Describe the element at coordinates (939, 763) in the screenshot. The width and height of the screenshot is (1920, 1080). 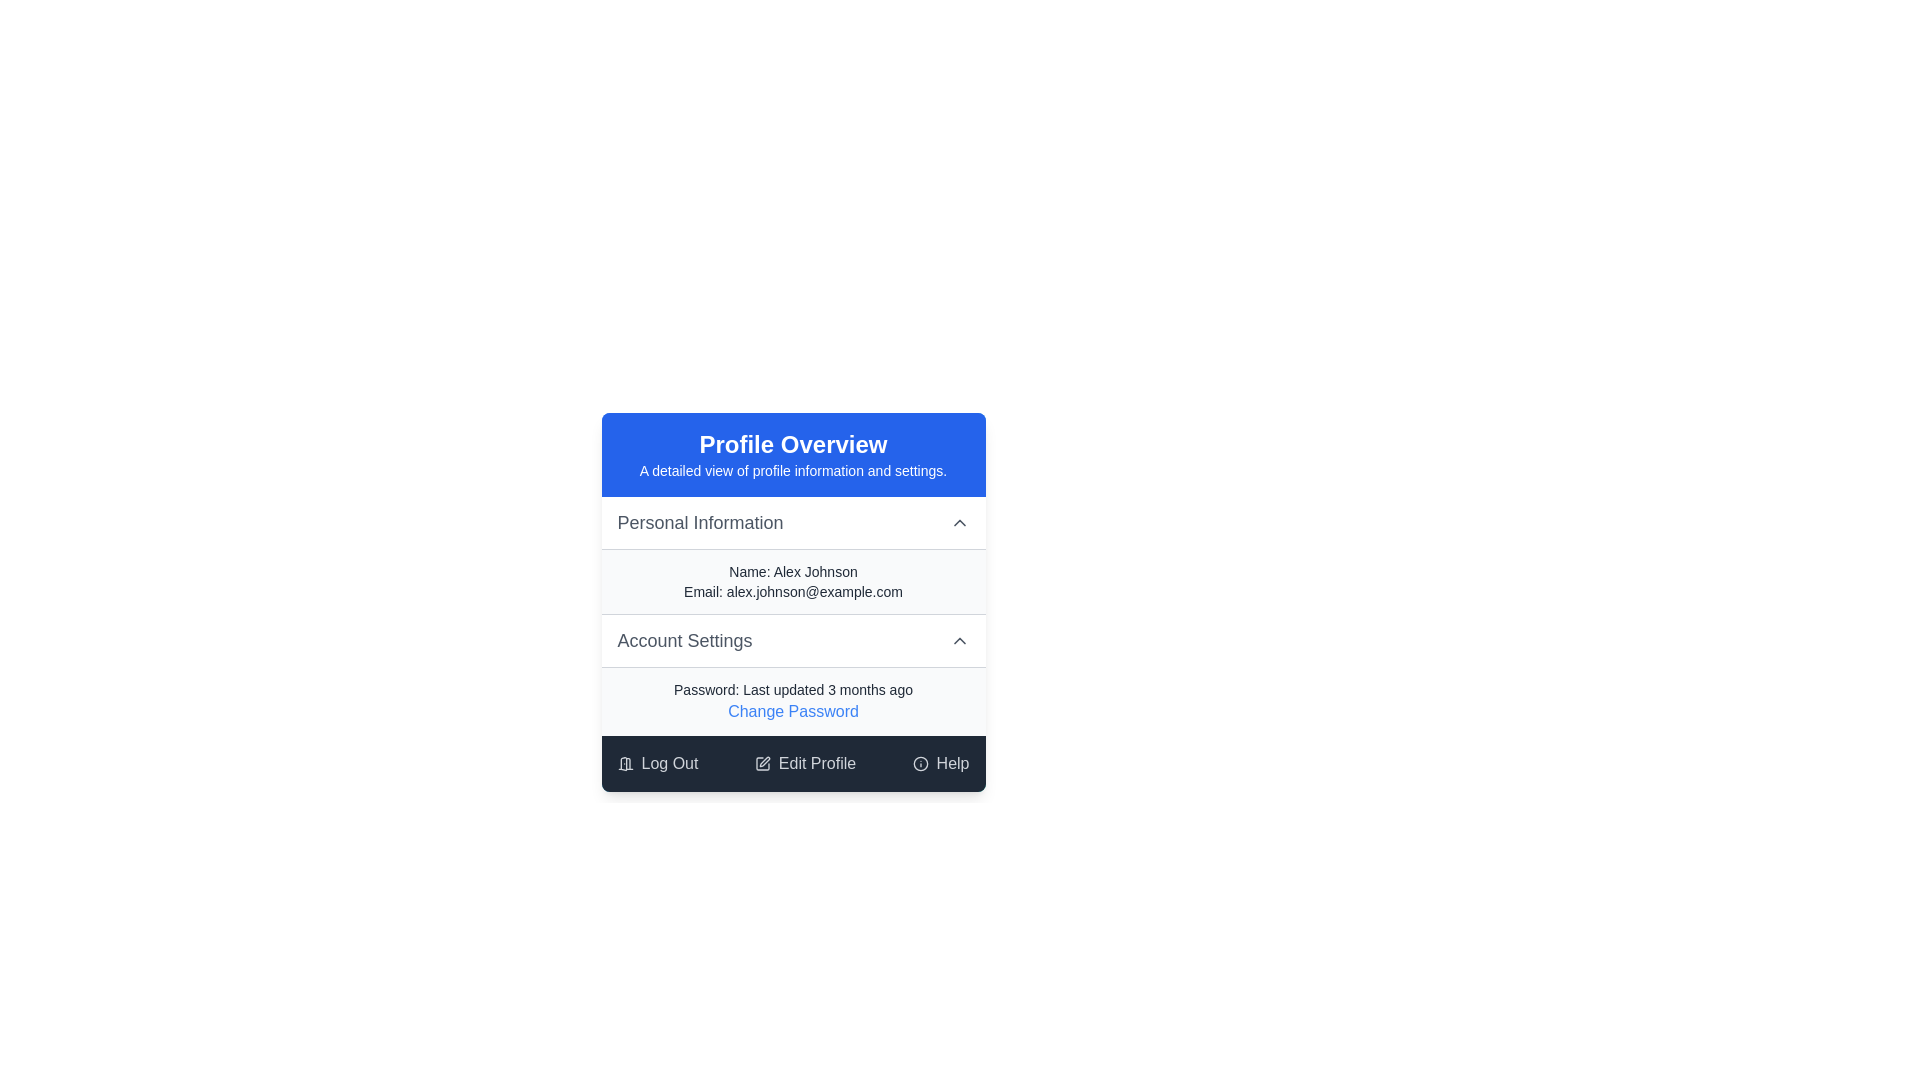
I see `the help or guidance button, which is the third and rightmost item in the bottom row of the card-like interface, following the 'Log Out' and 'Edit Profile' buttons` at that location.